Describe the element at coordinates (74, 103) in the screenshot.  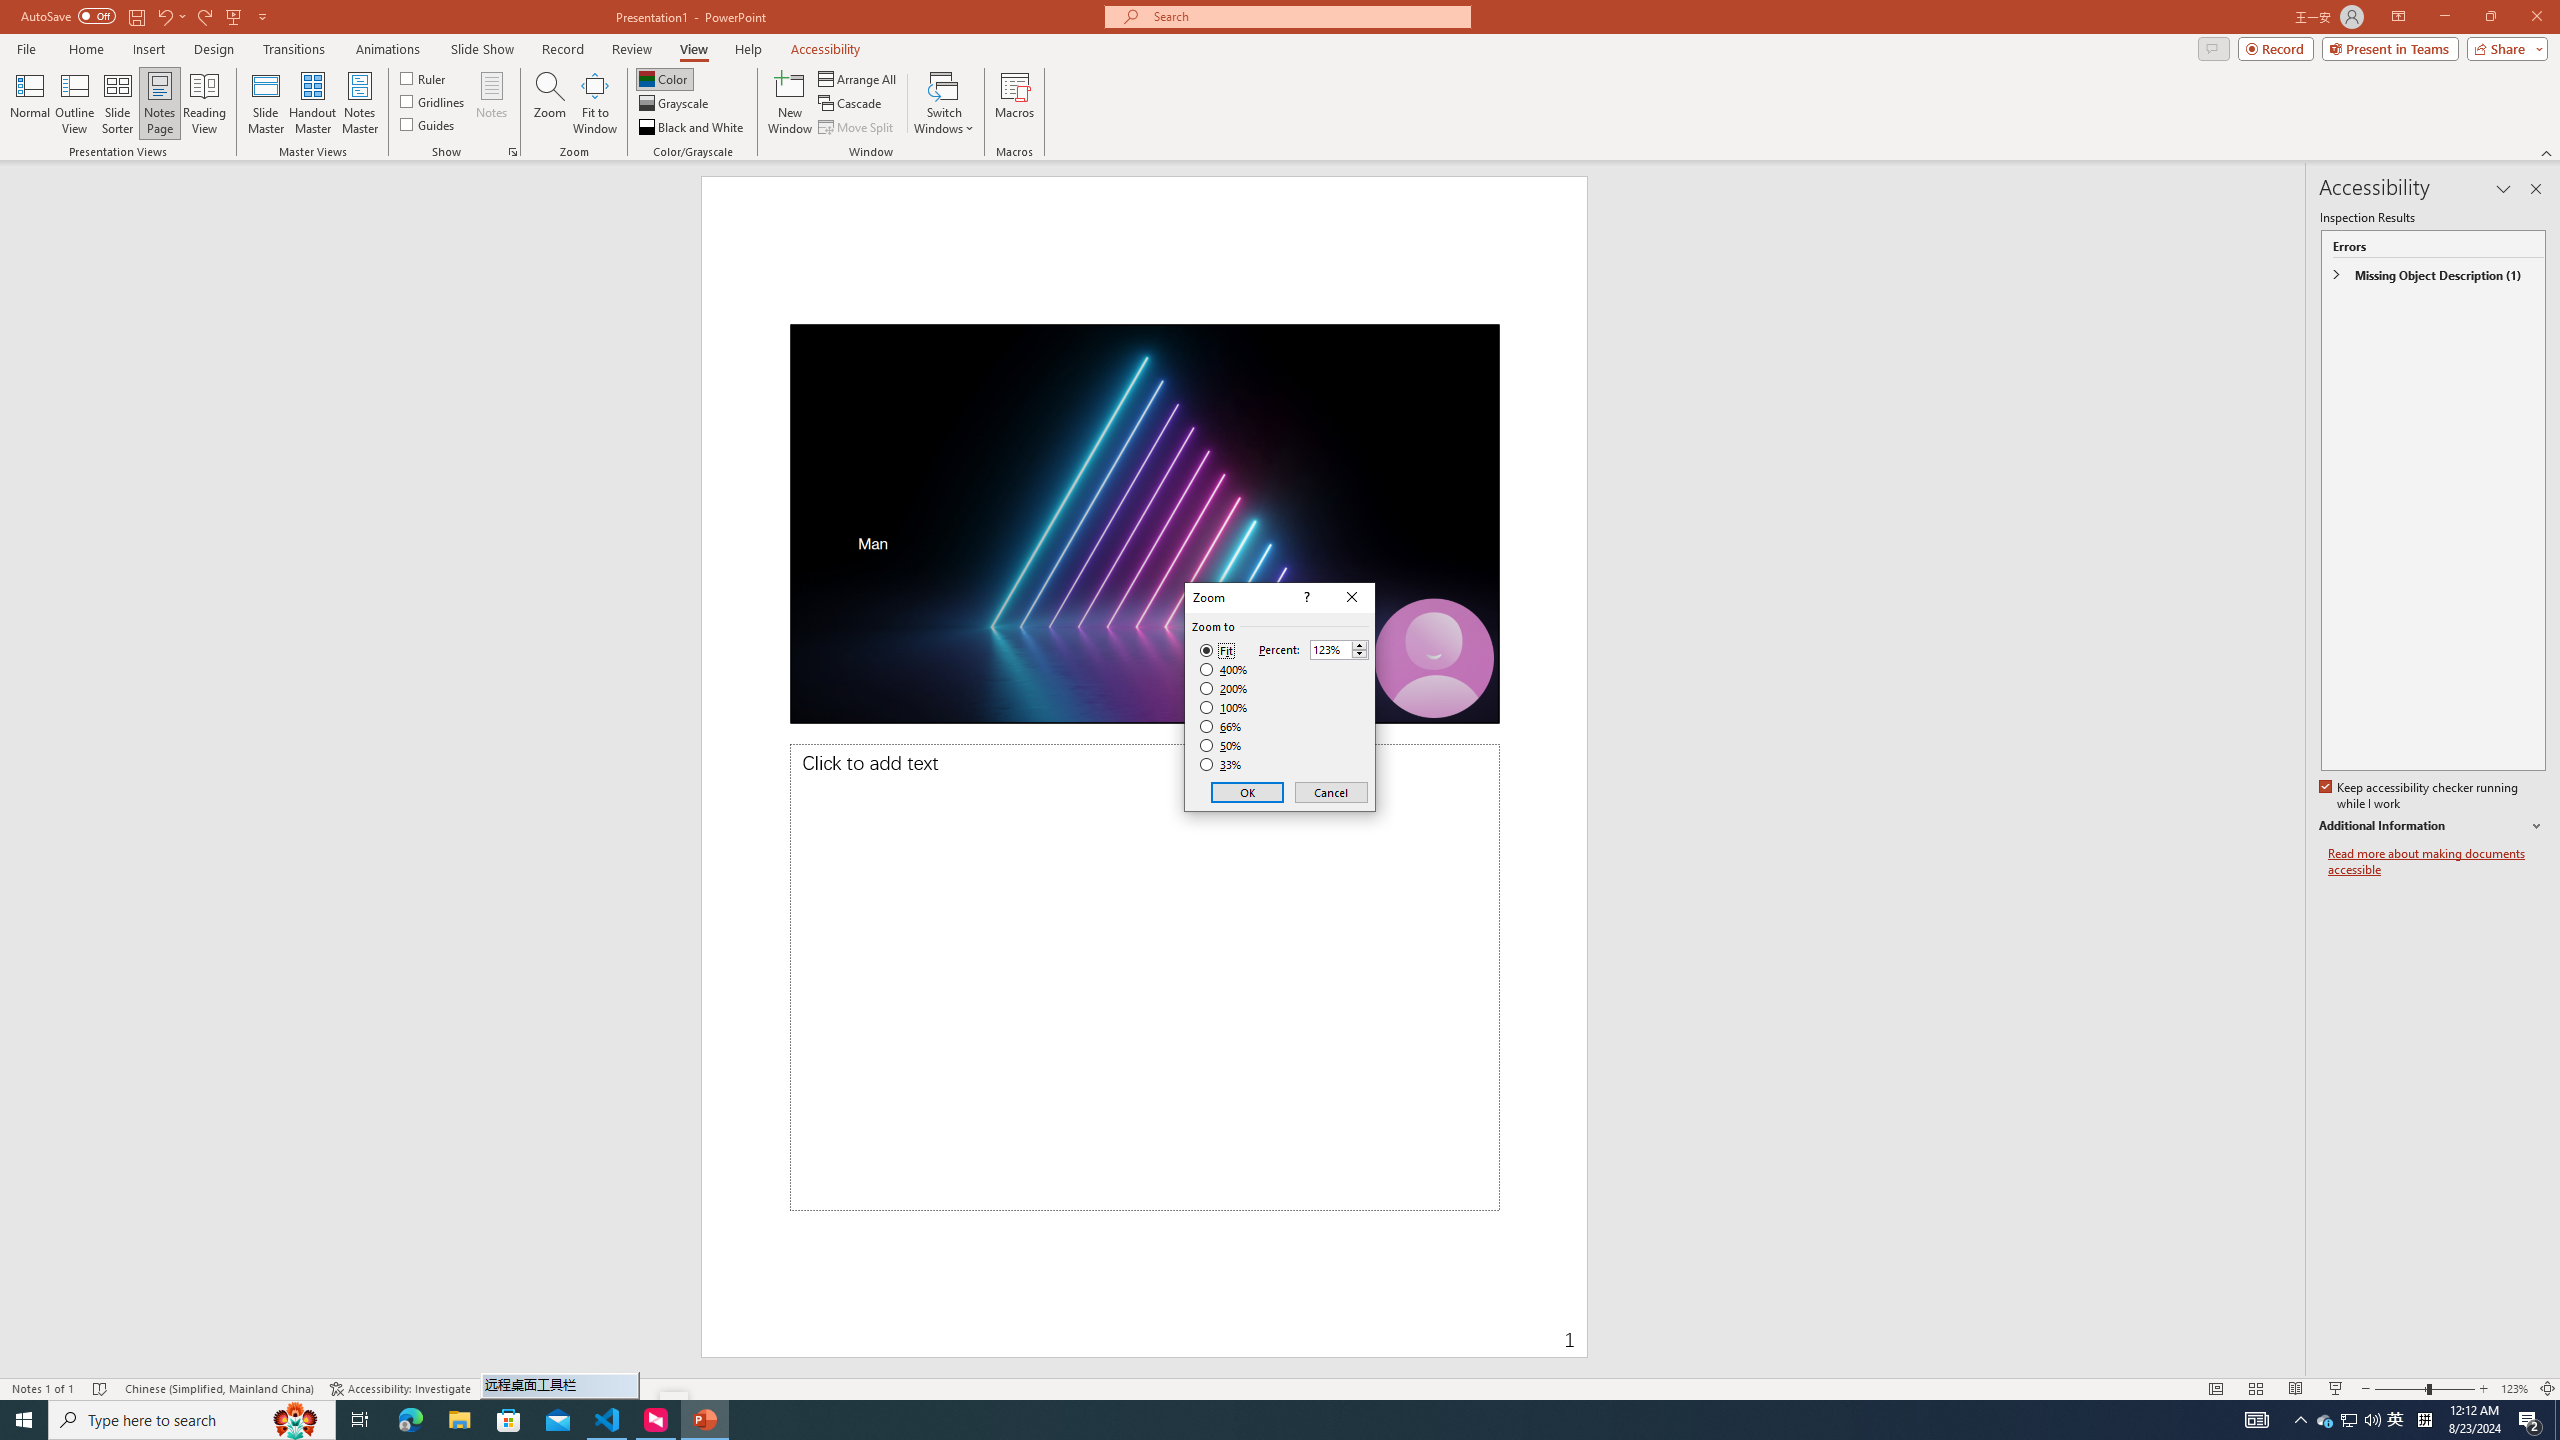
I see `'Outline View'` at that location.